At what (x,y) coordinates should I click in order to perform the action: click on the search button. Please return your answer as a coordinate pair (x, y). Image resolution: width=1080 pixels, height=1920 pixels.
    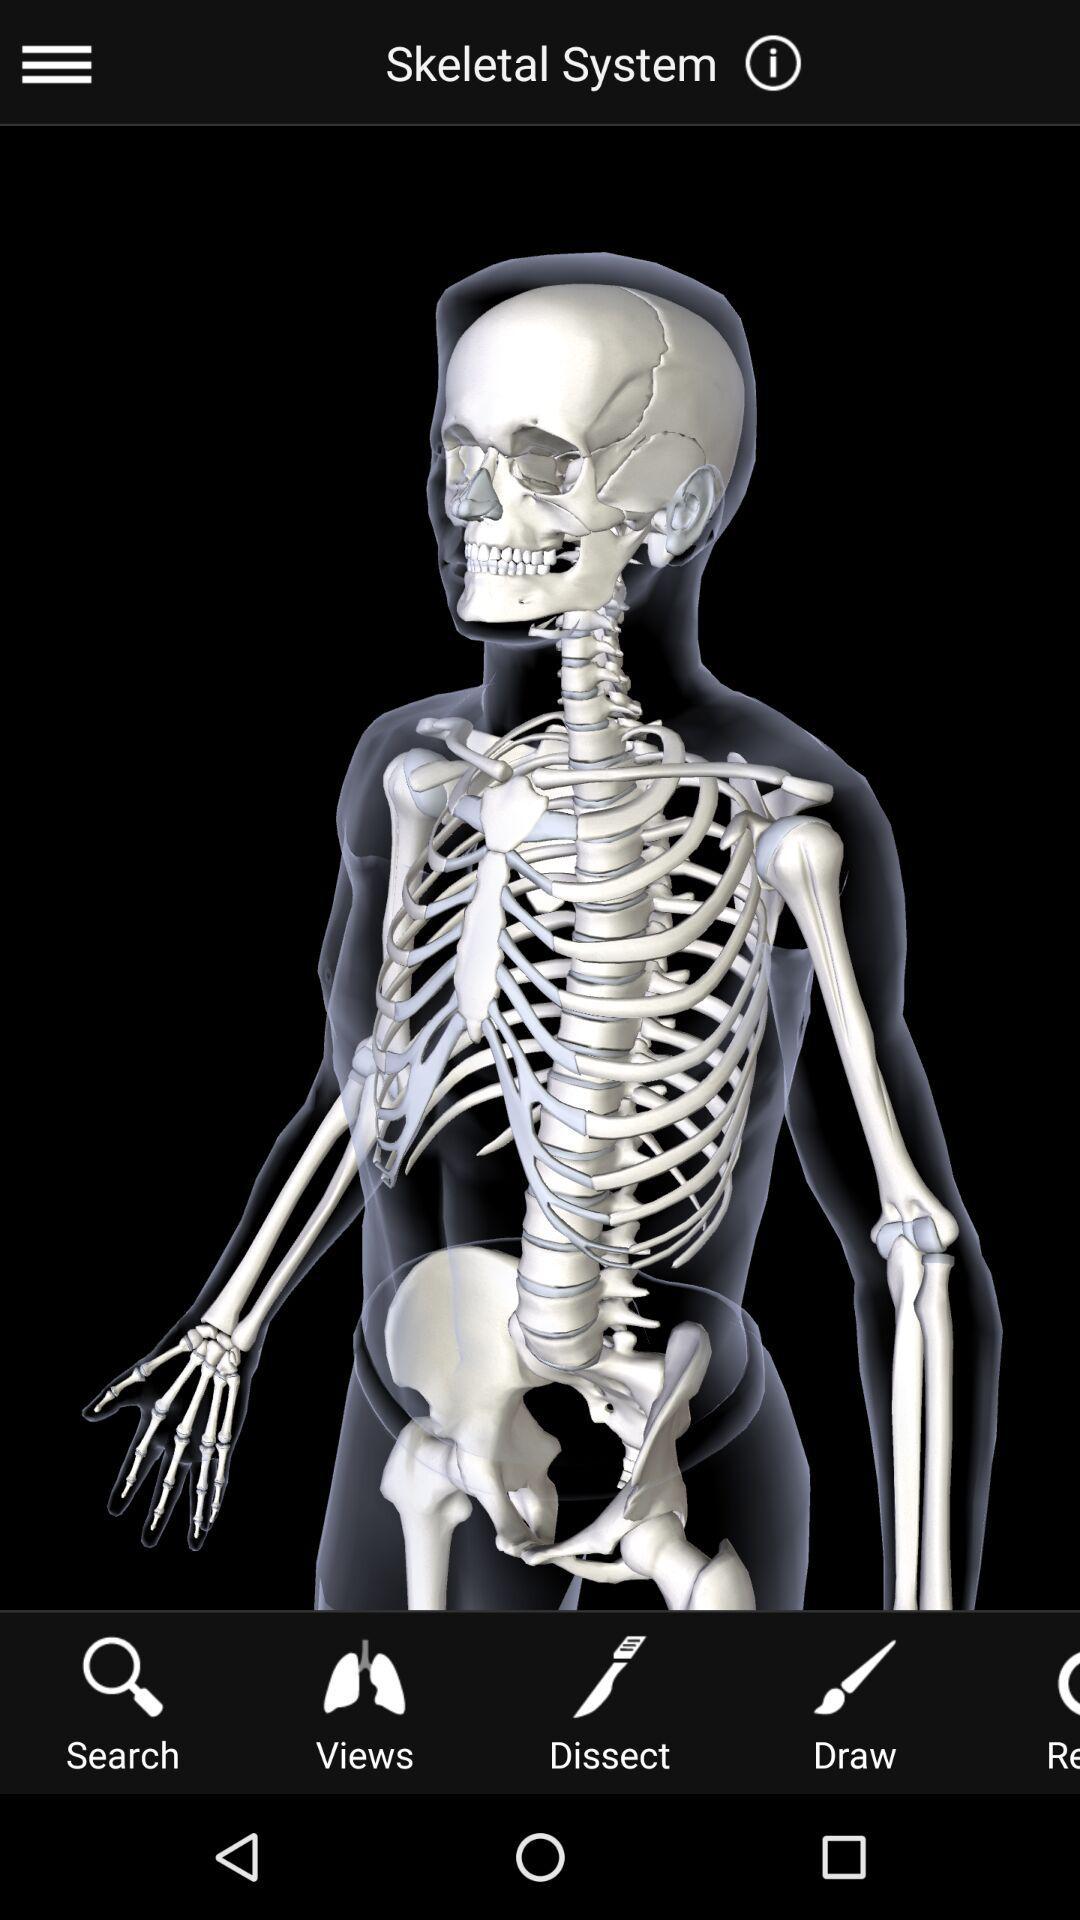
    Looking at the image, I should click on (123, 1700).